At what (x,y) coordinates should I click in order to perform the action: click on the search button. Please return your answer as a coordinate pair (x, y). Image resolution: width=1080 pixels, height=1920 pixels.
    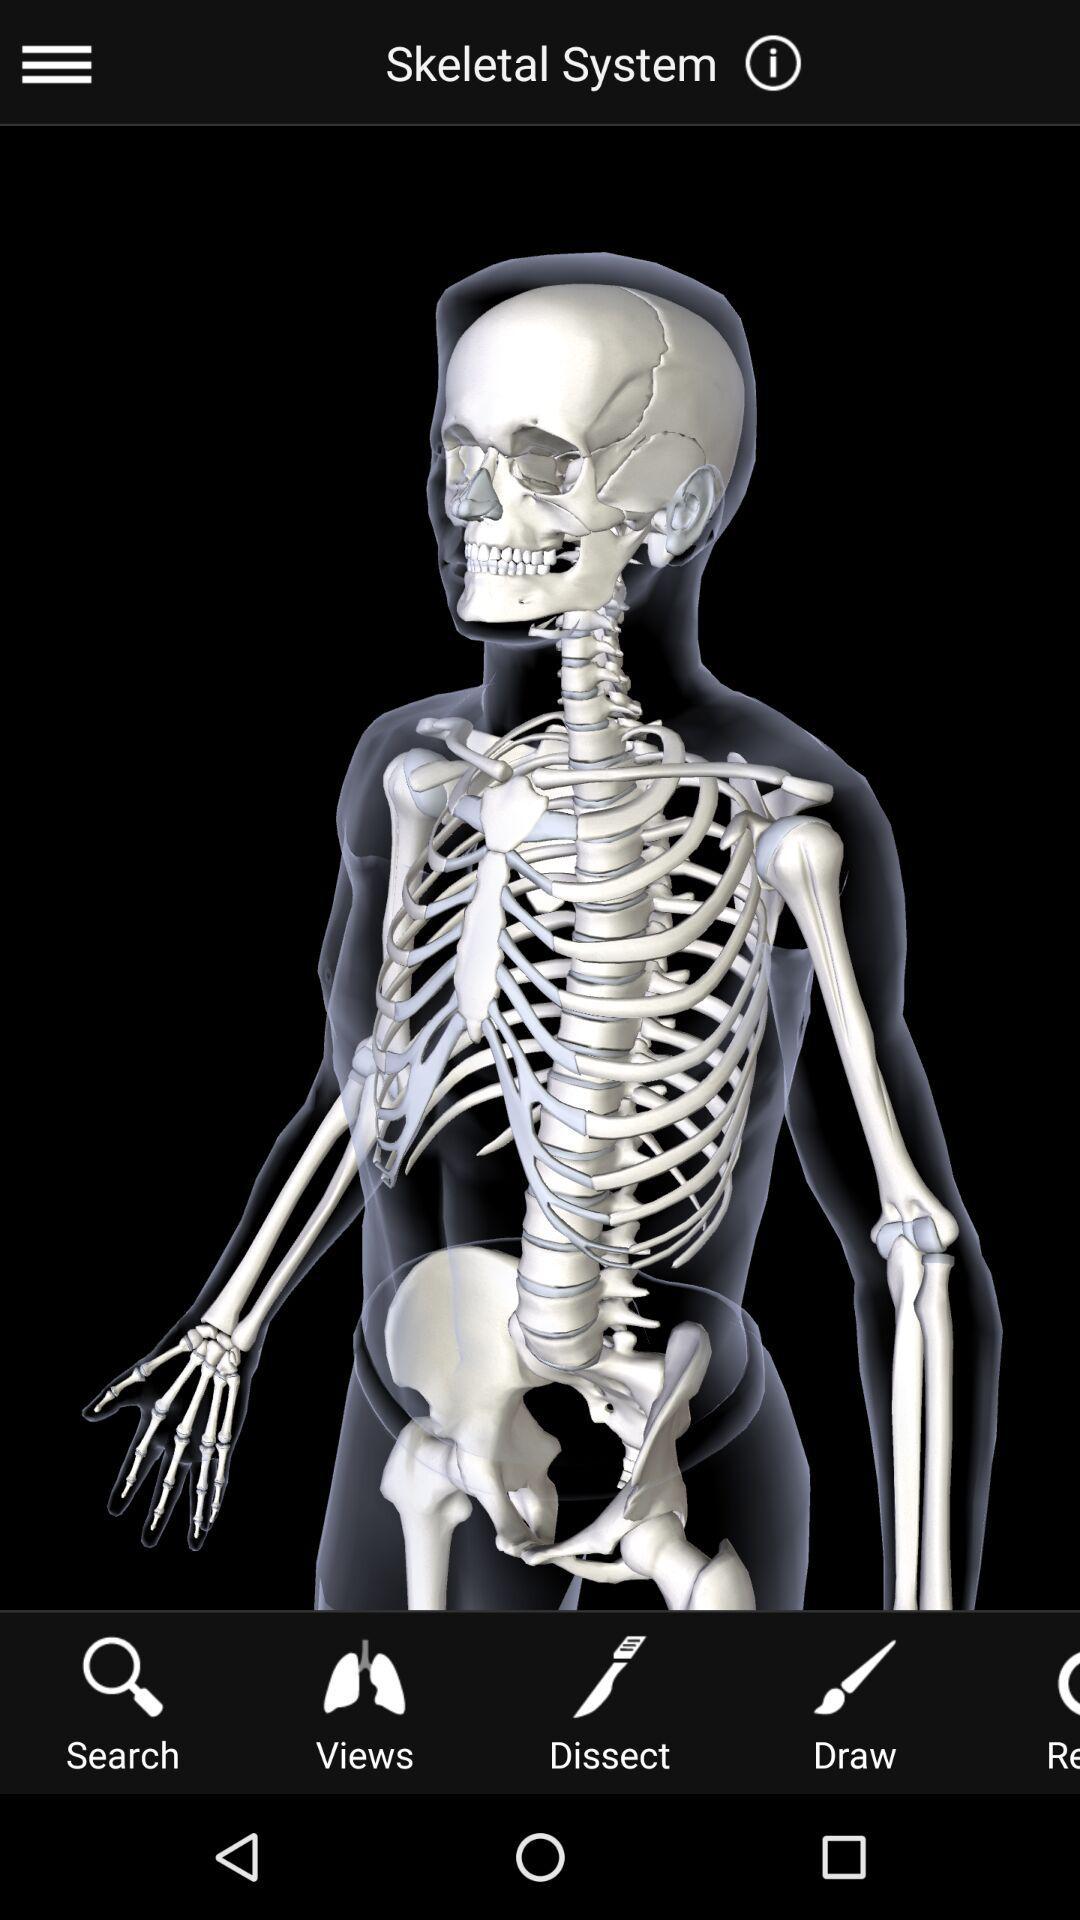
    Looking at the image, I should click on (123, 1700).